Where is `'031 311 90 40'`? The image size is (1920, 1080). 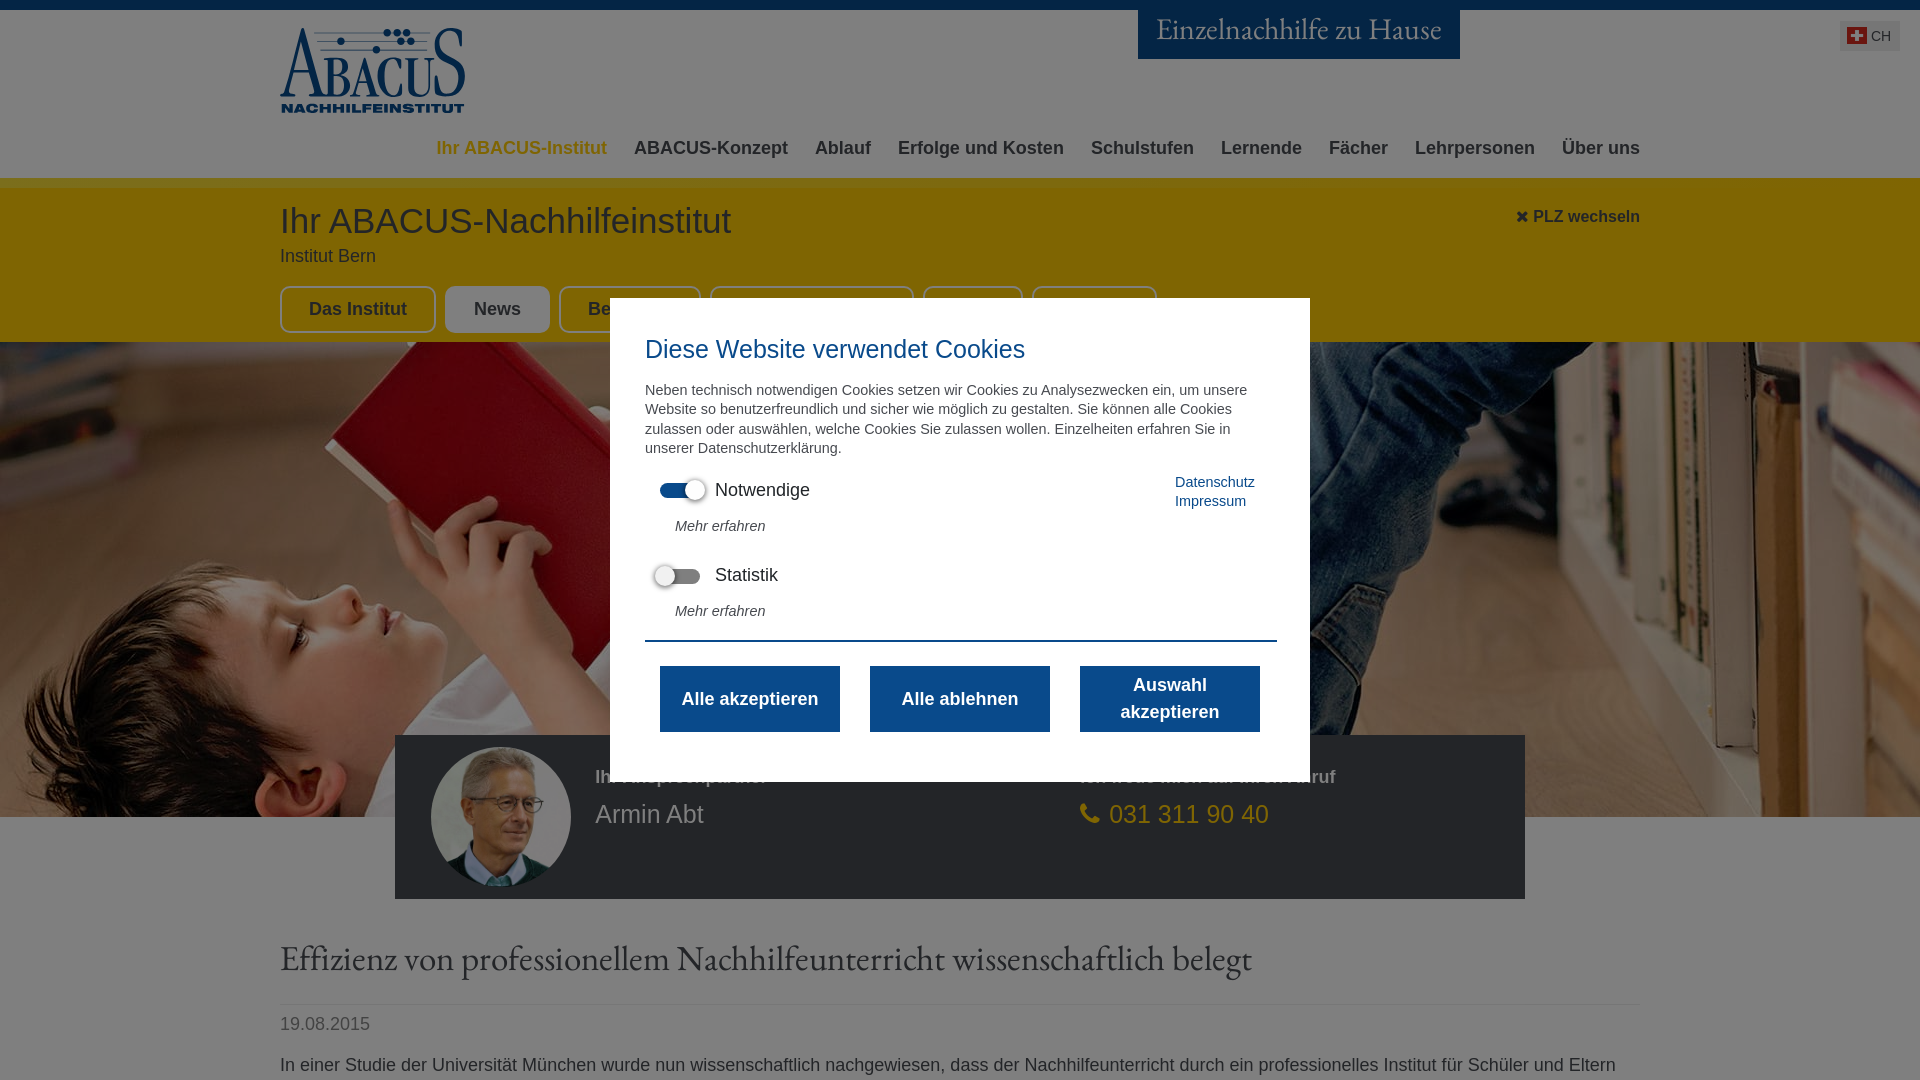 '031 311 90 40' is located at coordinates (1174, 813).